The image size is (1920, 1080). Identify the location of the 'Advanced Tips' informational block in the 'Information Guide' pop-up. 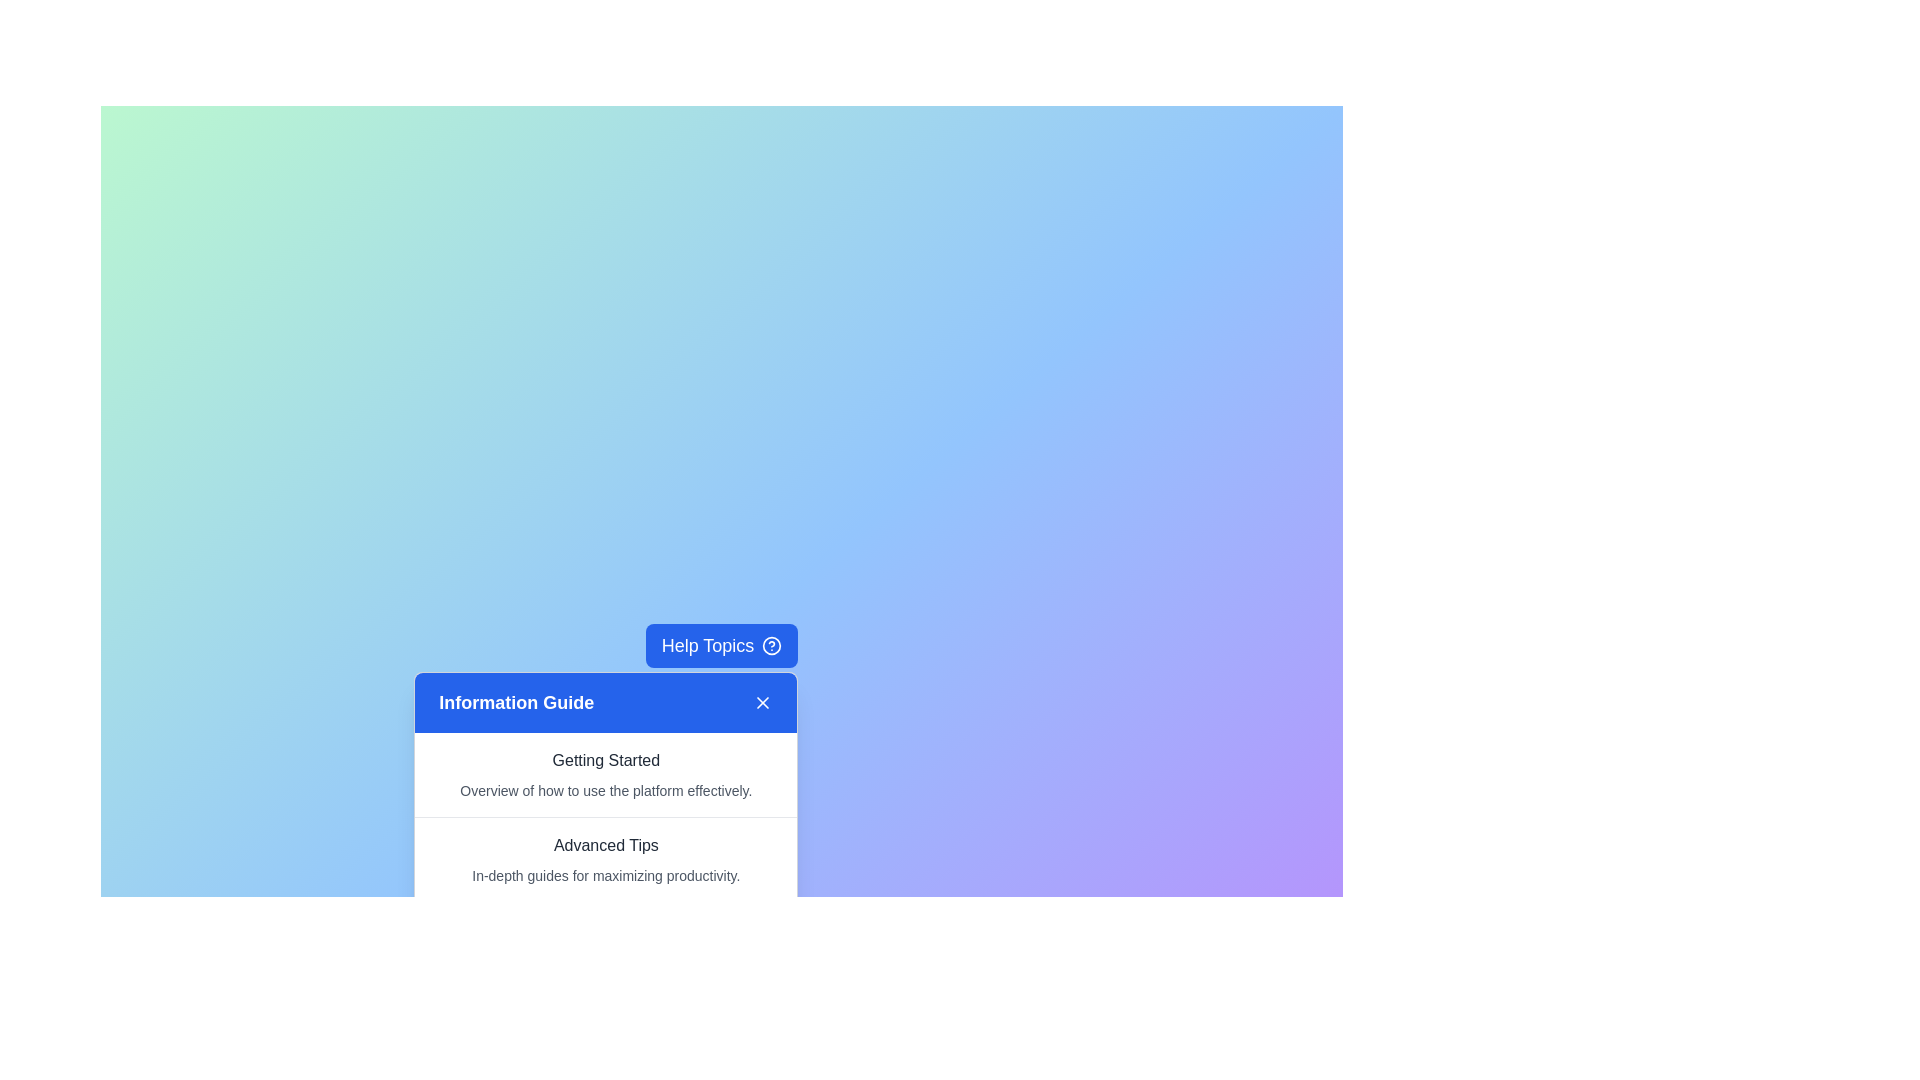
(605, 859).